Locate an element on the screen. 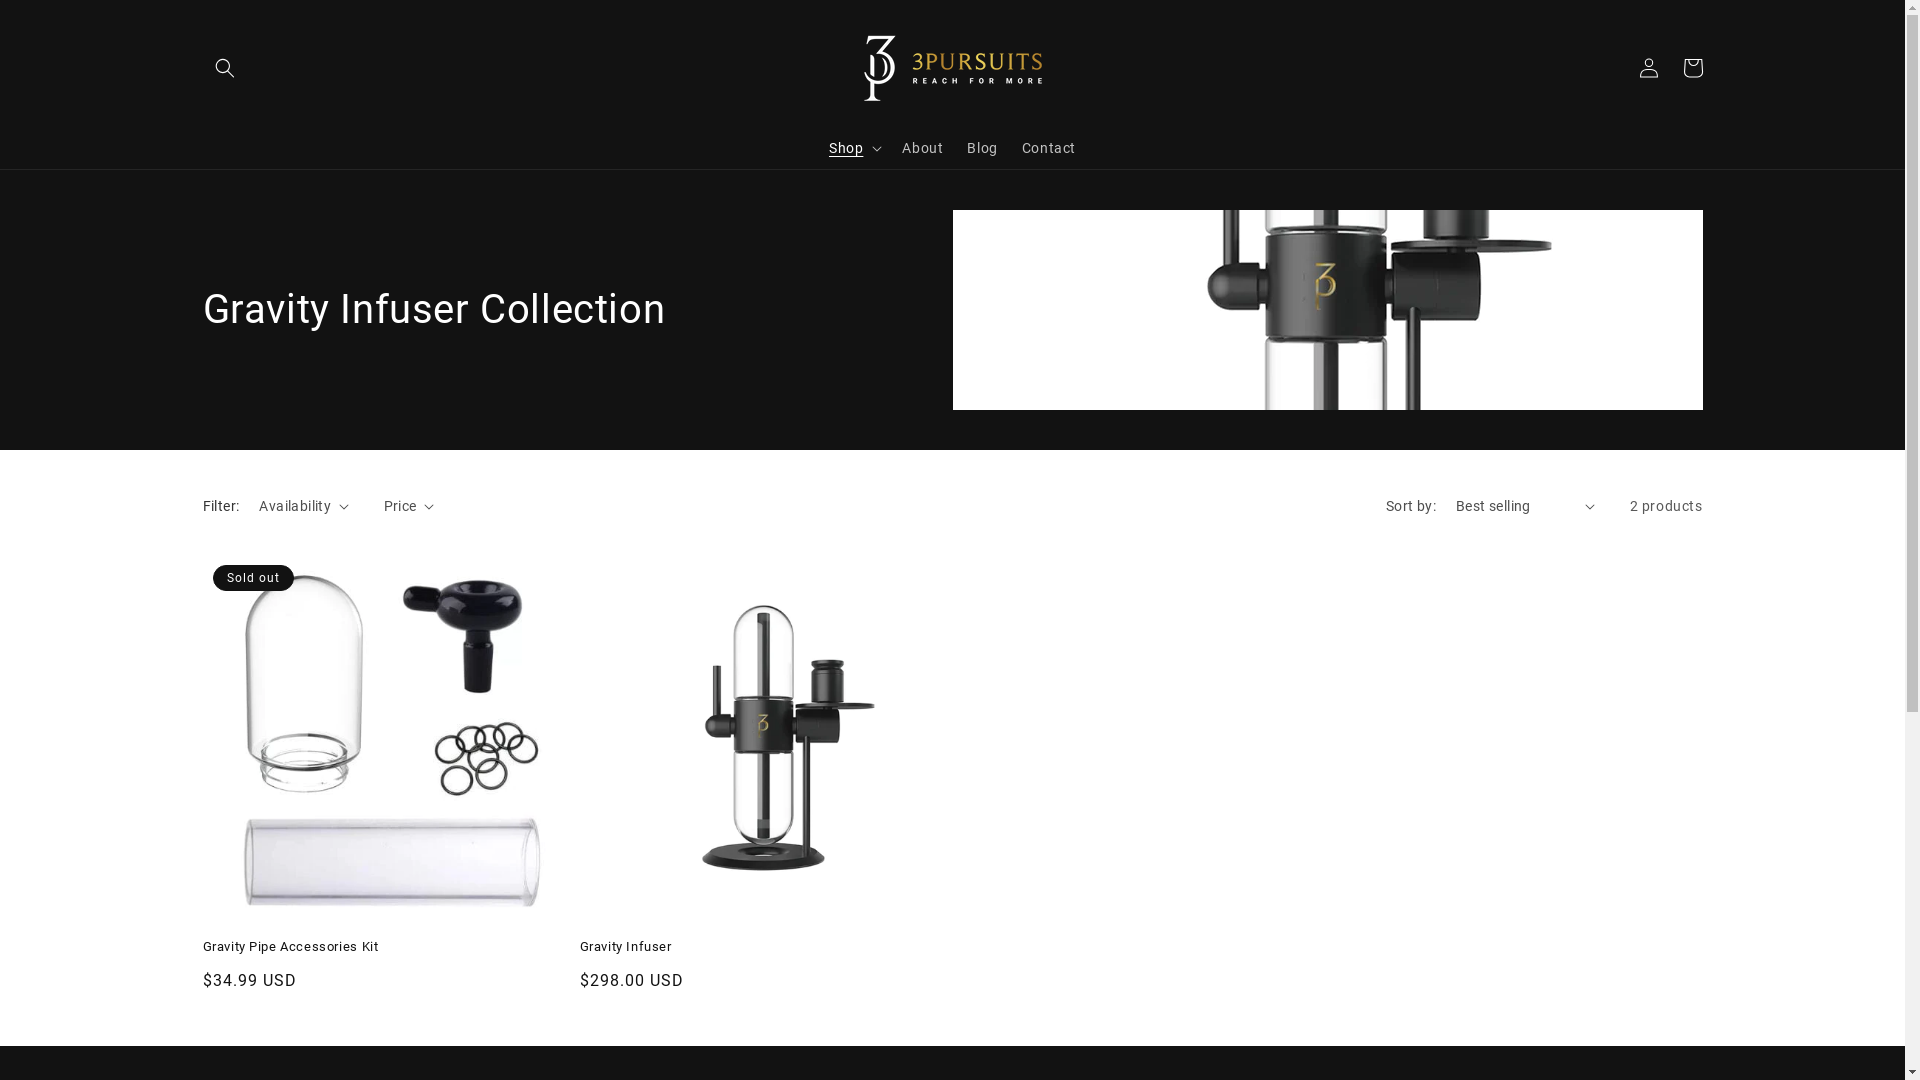 The width and height of the screenshot is (1920, 1080). 'Blog' is located at coordinates (982, 145).